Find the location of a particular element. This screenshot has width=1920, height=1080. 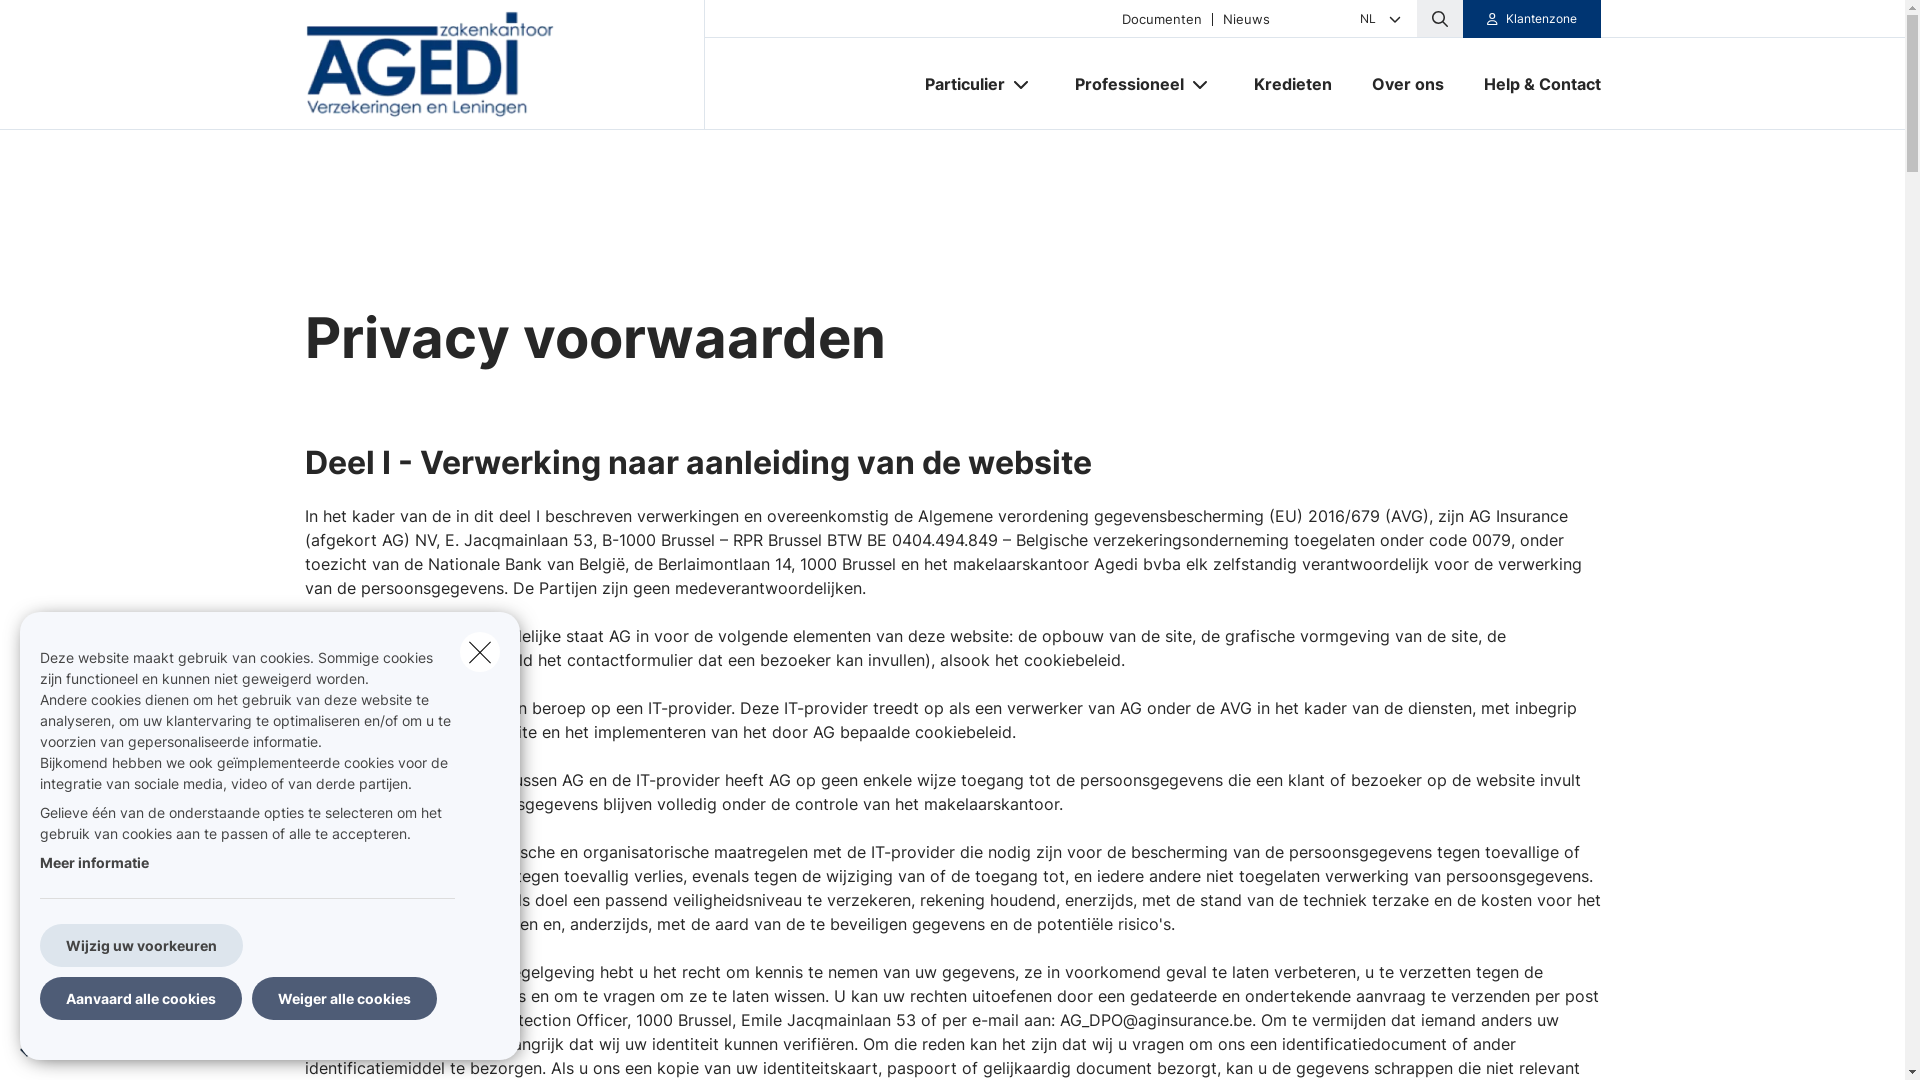

'Wijzig uw voorkeuren' is located at coordinates (140, 945).